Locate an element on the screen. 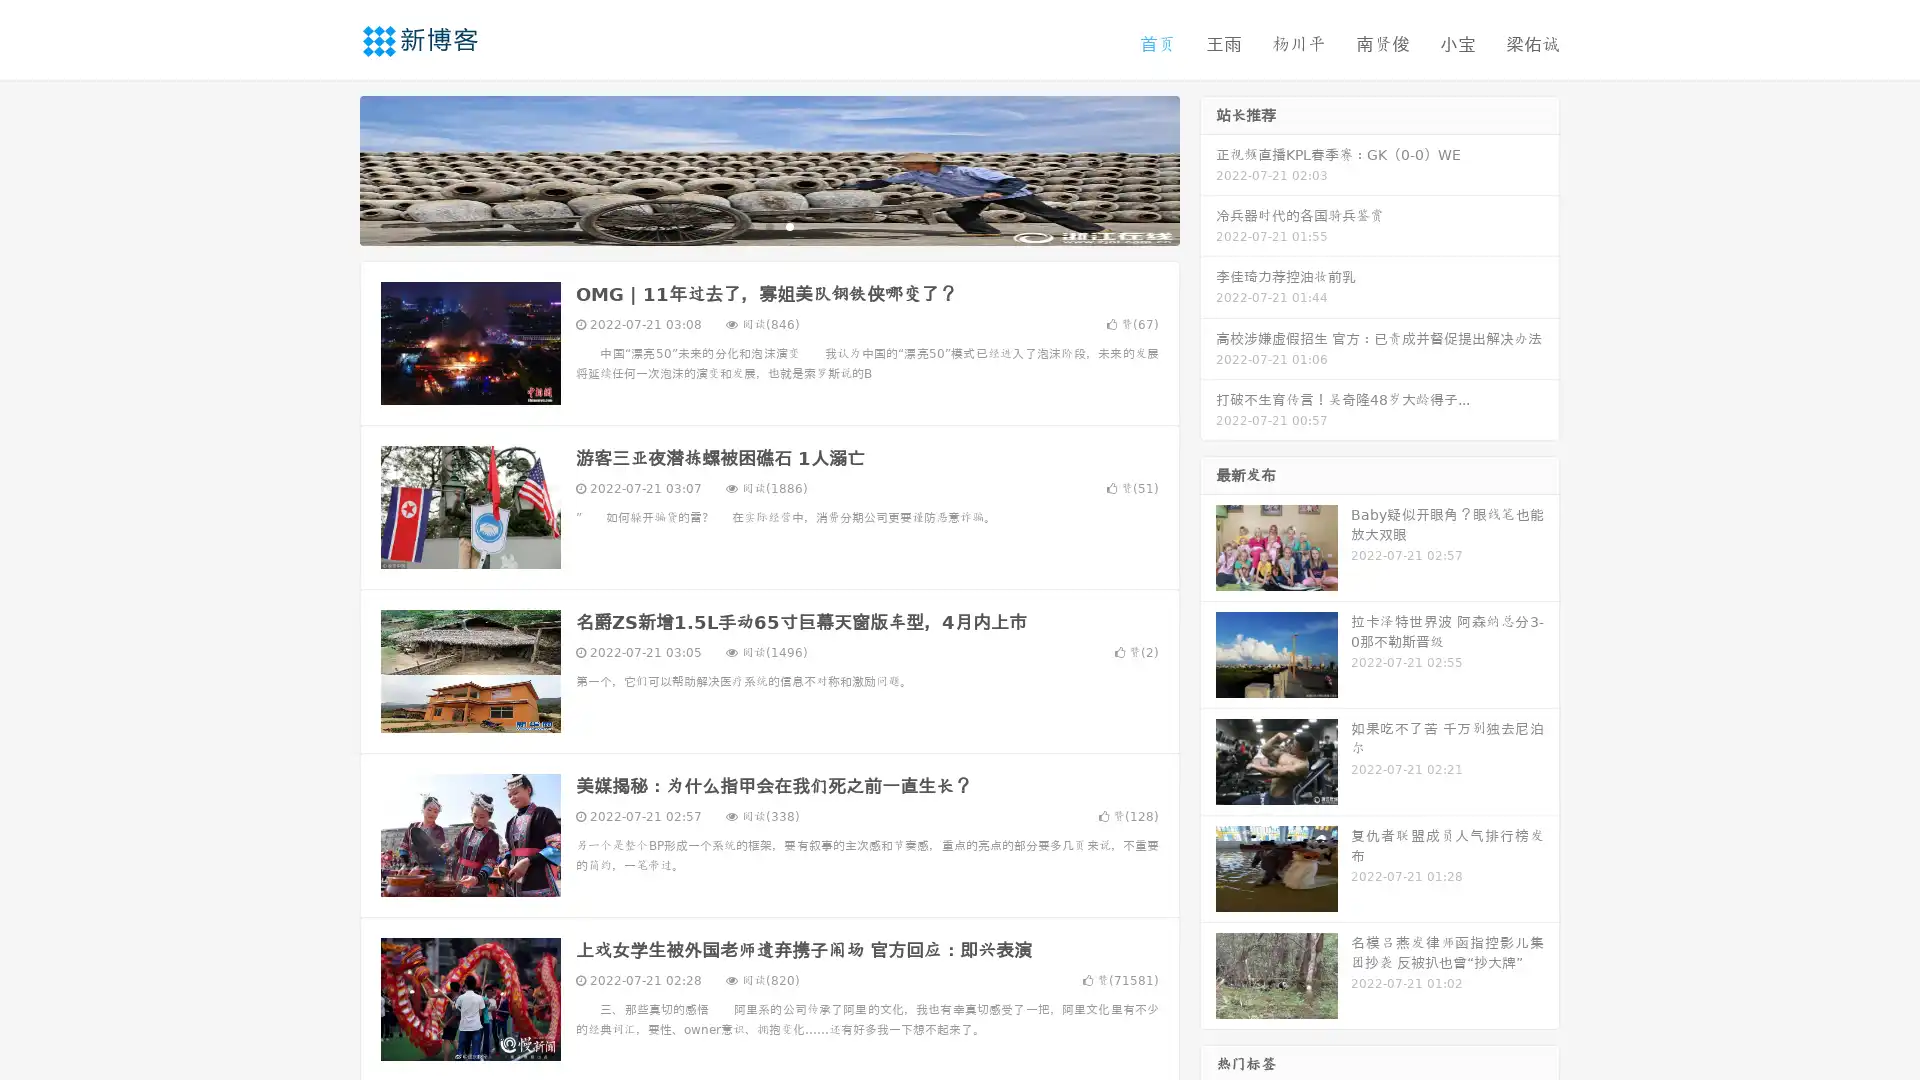  Next slide is located at coordinates (1208, 168).